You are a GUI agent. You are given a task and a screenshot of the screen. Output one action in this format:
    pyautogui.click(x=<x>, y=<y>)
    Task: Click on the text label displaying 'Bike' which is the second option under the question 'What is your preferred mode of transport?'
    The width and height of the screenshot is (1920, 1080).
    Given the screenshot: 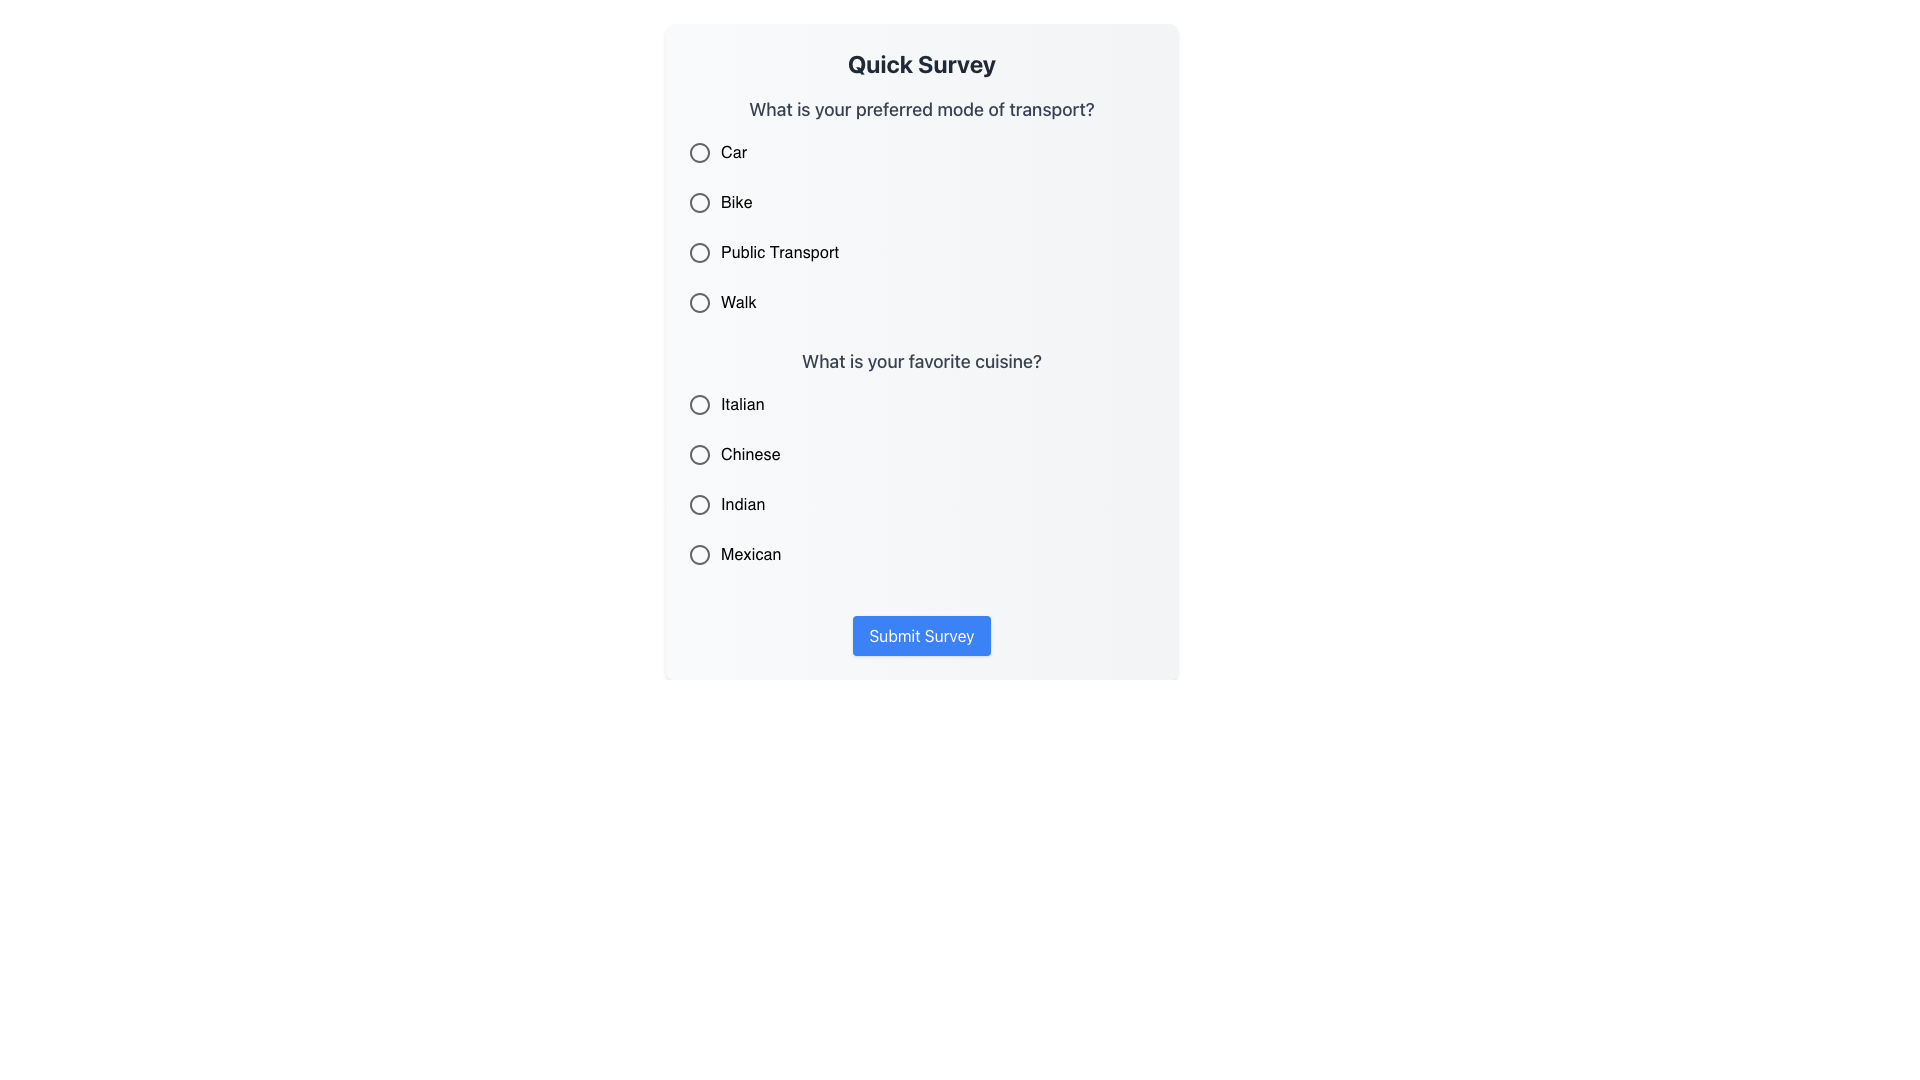 What is the action you would take?
    pyautogui.click(x=735, y=203)
    